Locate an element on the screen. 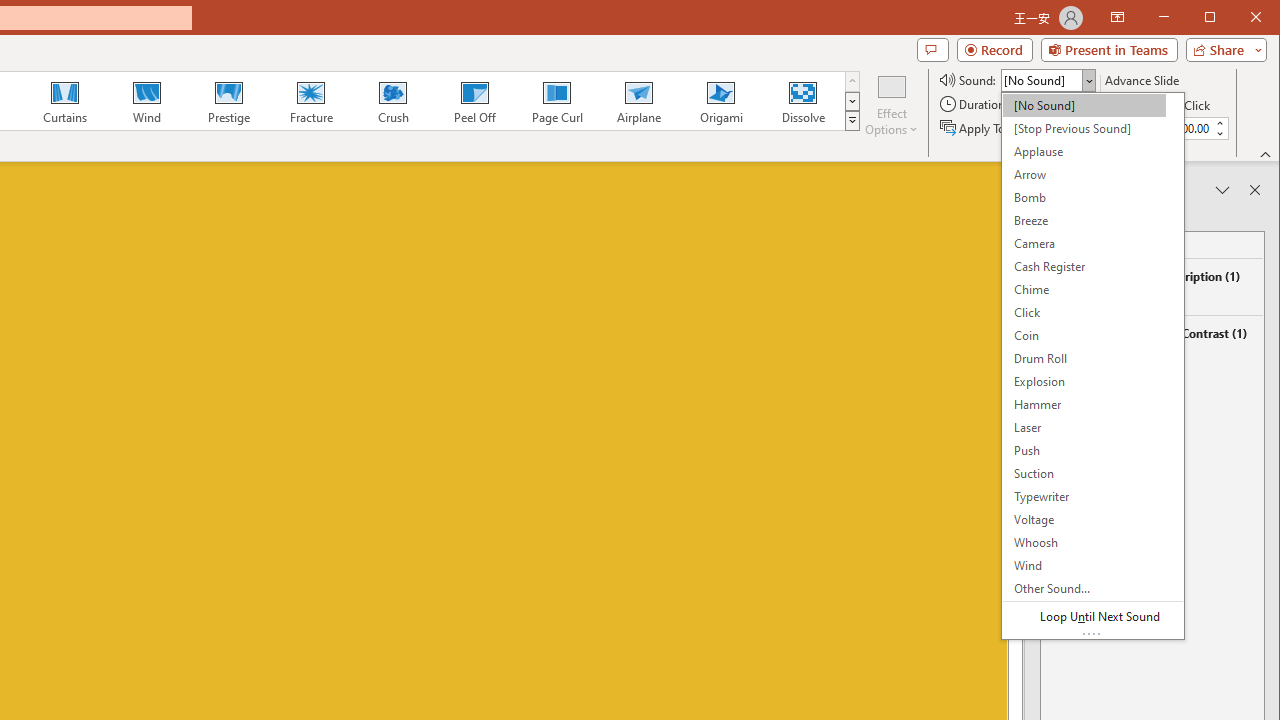  'Ribbon Display Options' is located at coordinates (1116, 18).